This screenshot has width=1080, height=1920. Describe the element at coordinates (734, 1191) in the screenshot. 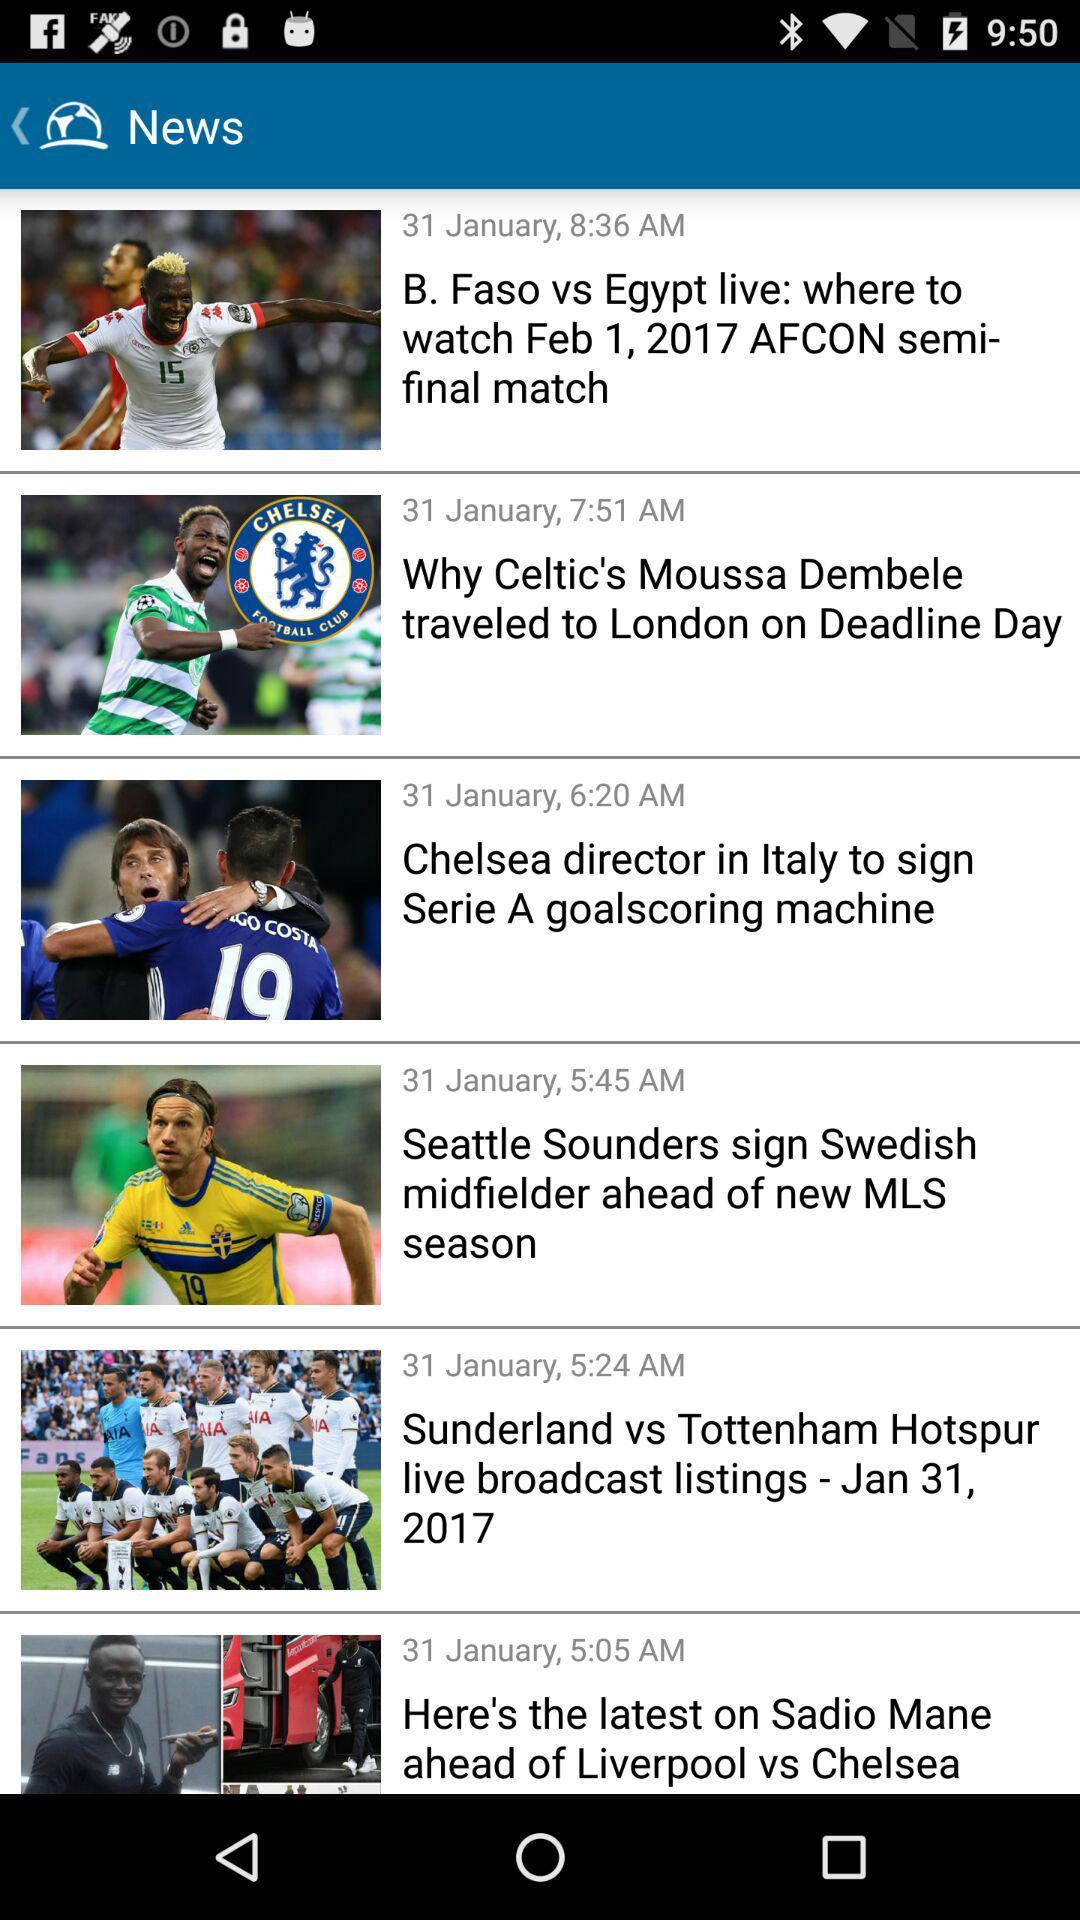

I see `the seattle sounders sign app` at that location.